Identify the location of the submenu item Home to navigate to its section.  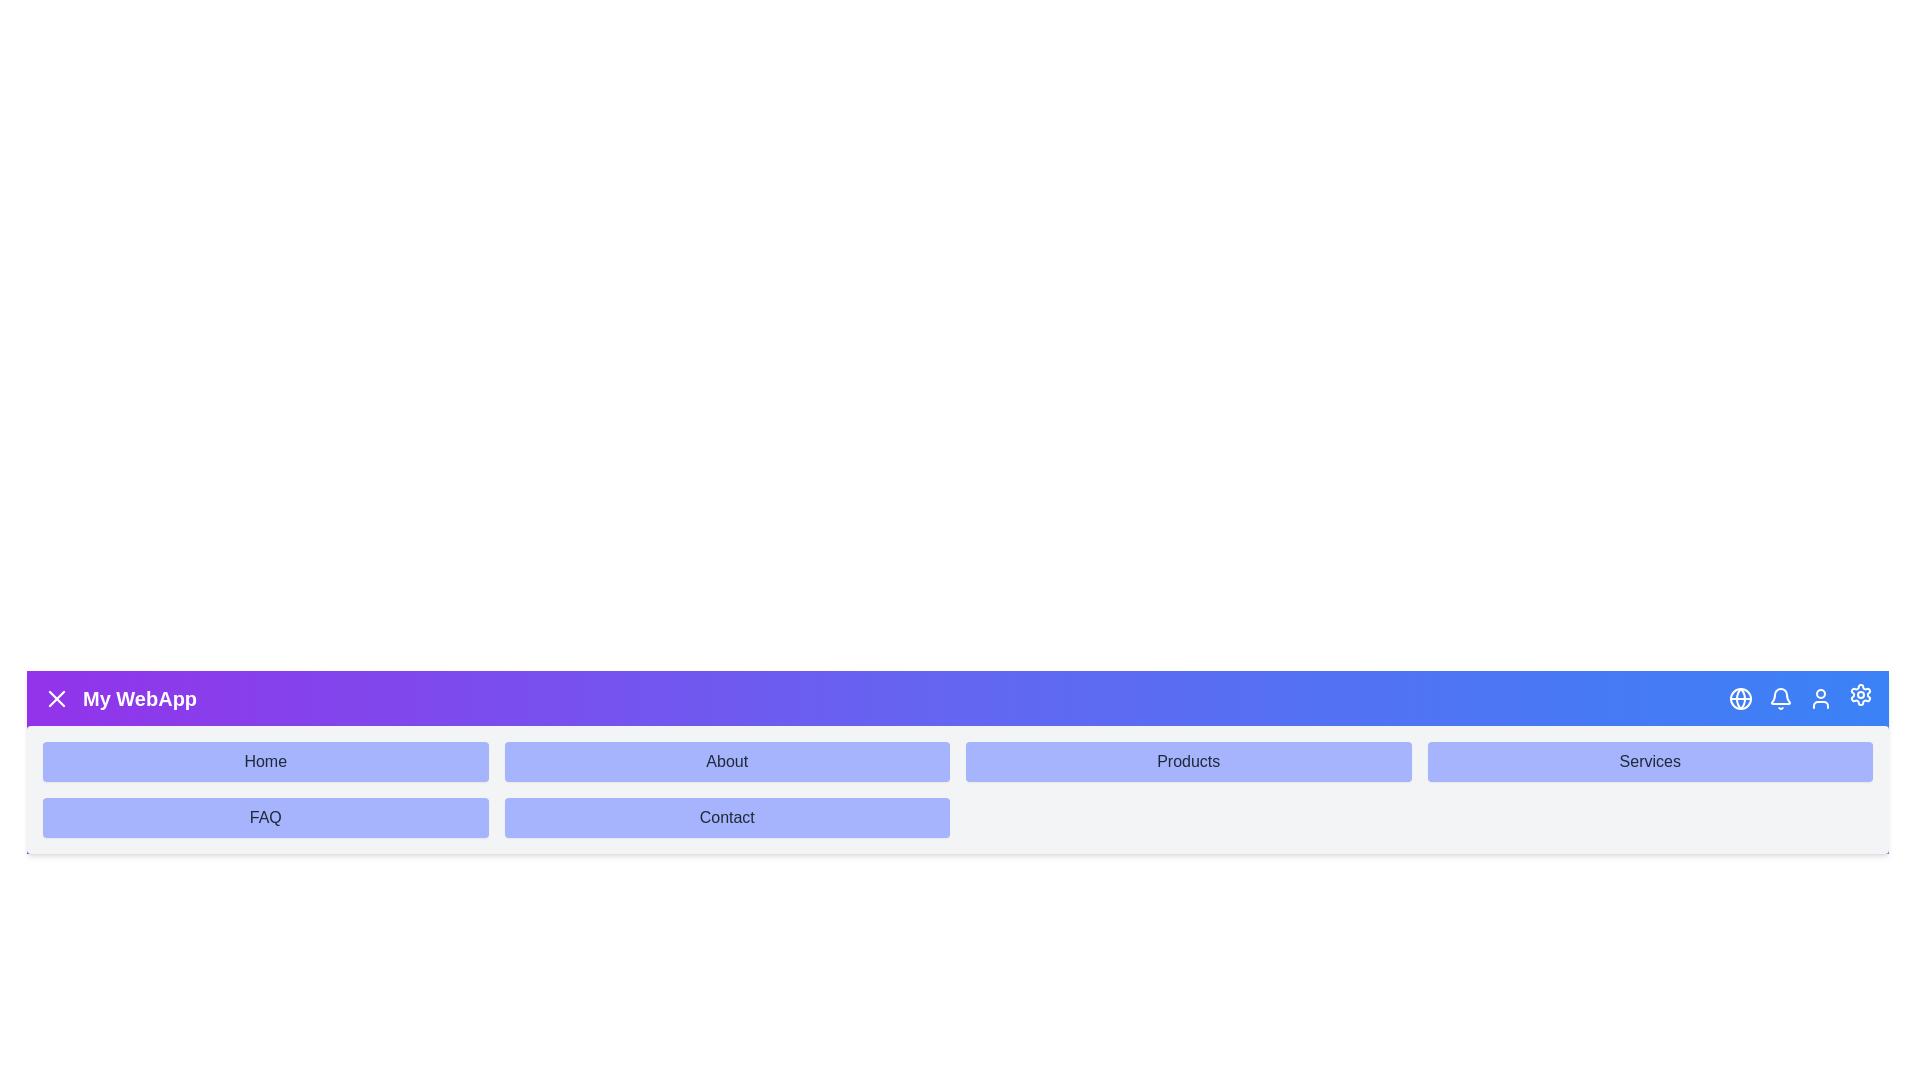
(264, 762).